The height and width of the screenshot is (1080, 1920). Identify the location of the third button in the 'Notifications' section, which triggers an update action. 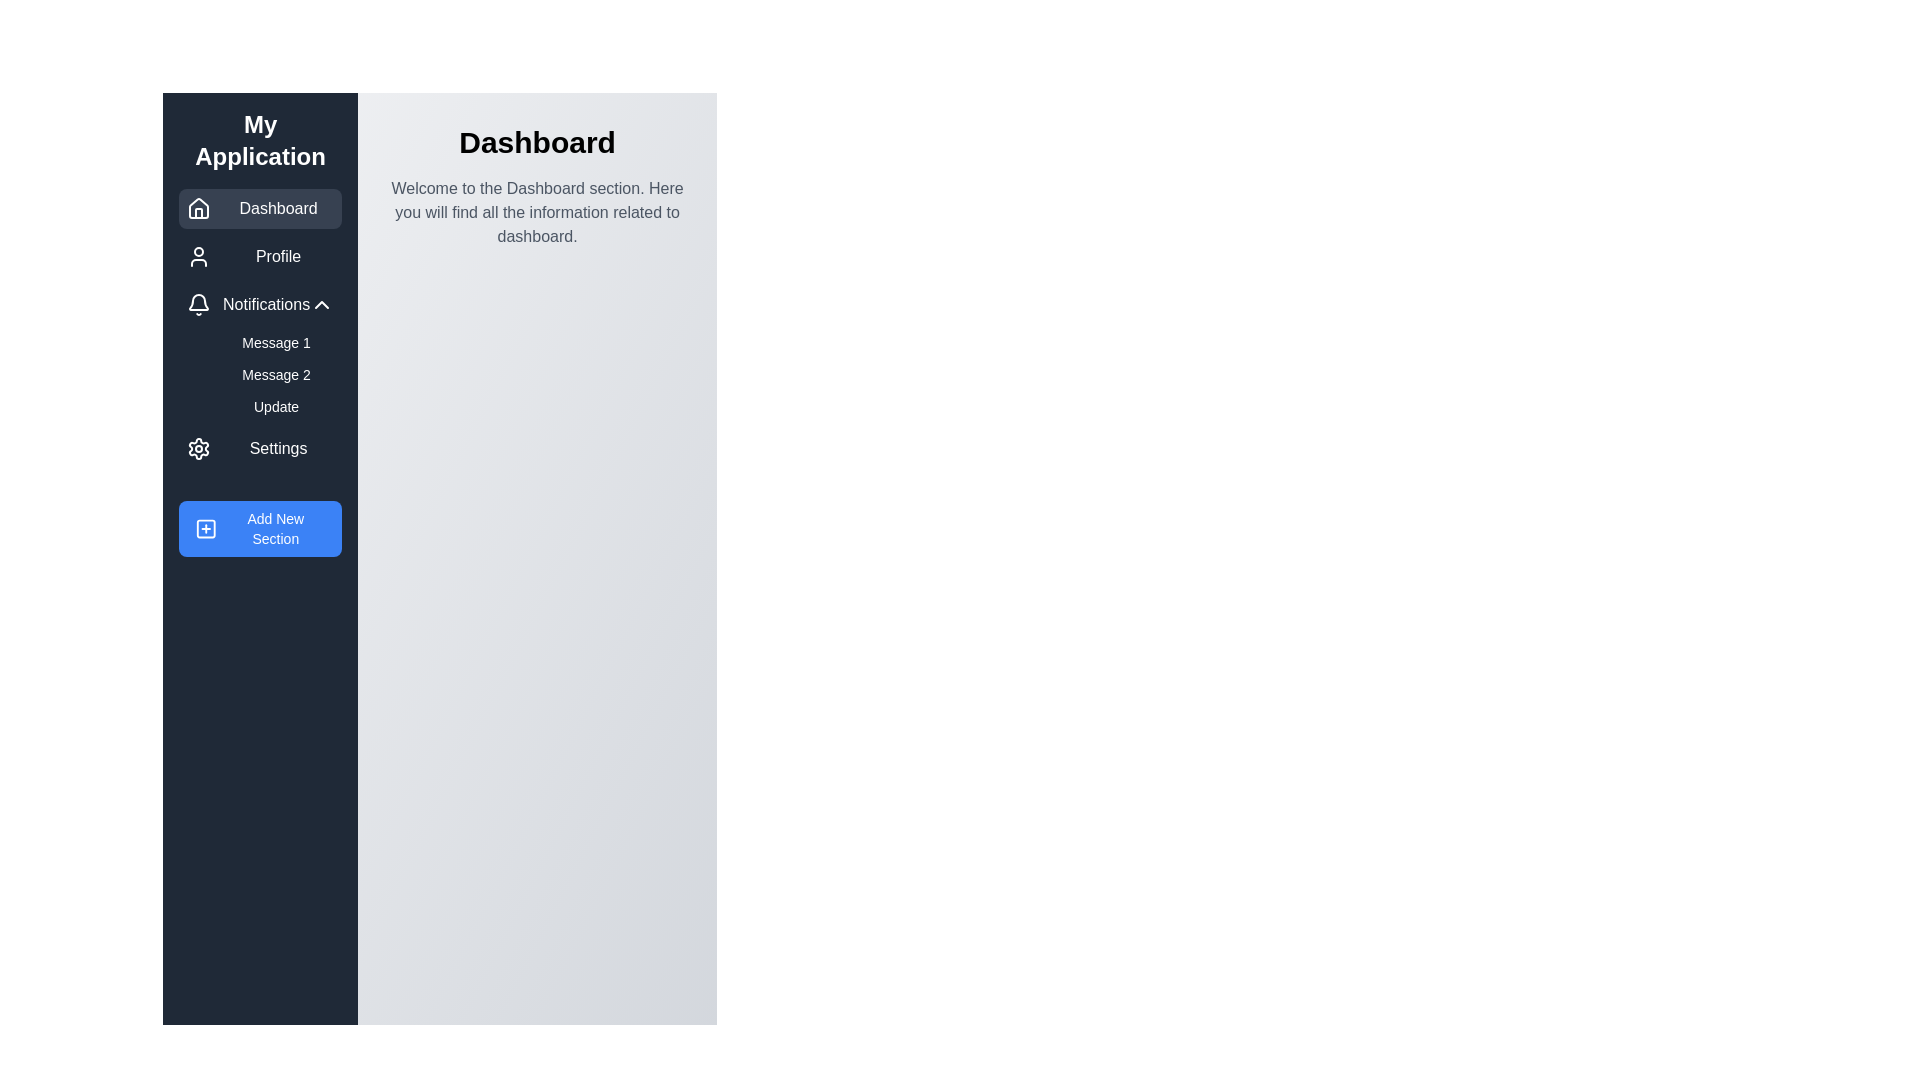
(275, 406).